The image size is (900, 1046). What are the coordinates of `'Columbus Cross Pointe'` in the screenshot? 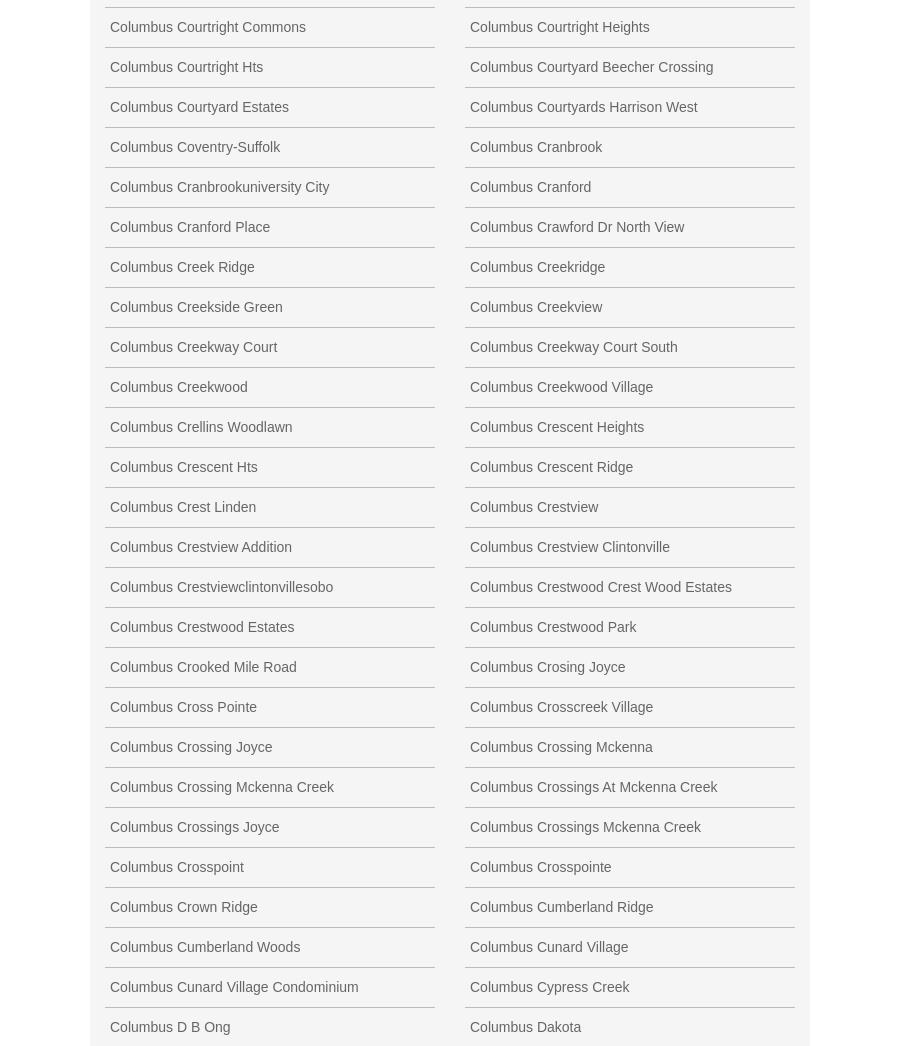 It's located at (183, 706).